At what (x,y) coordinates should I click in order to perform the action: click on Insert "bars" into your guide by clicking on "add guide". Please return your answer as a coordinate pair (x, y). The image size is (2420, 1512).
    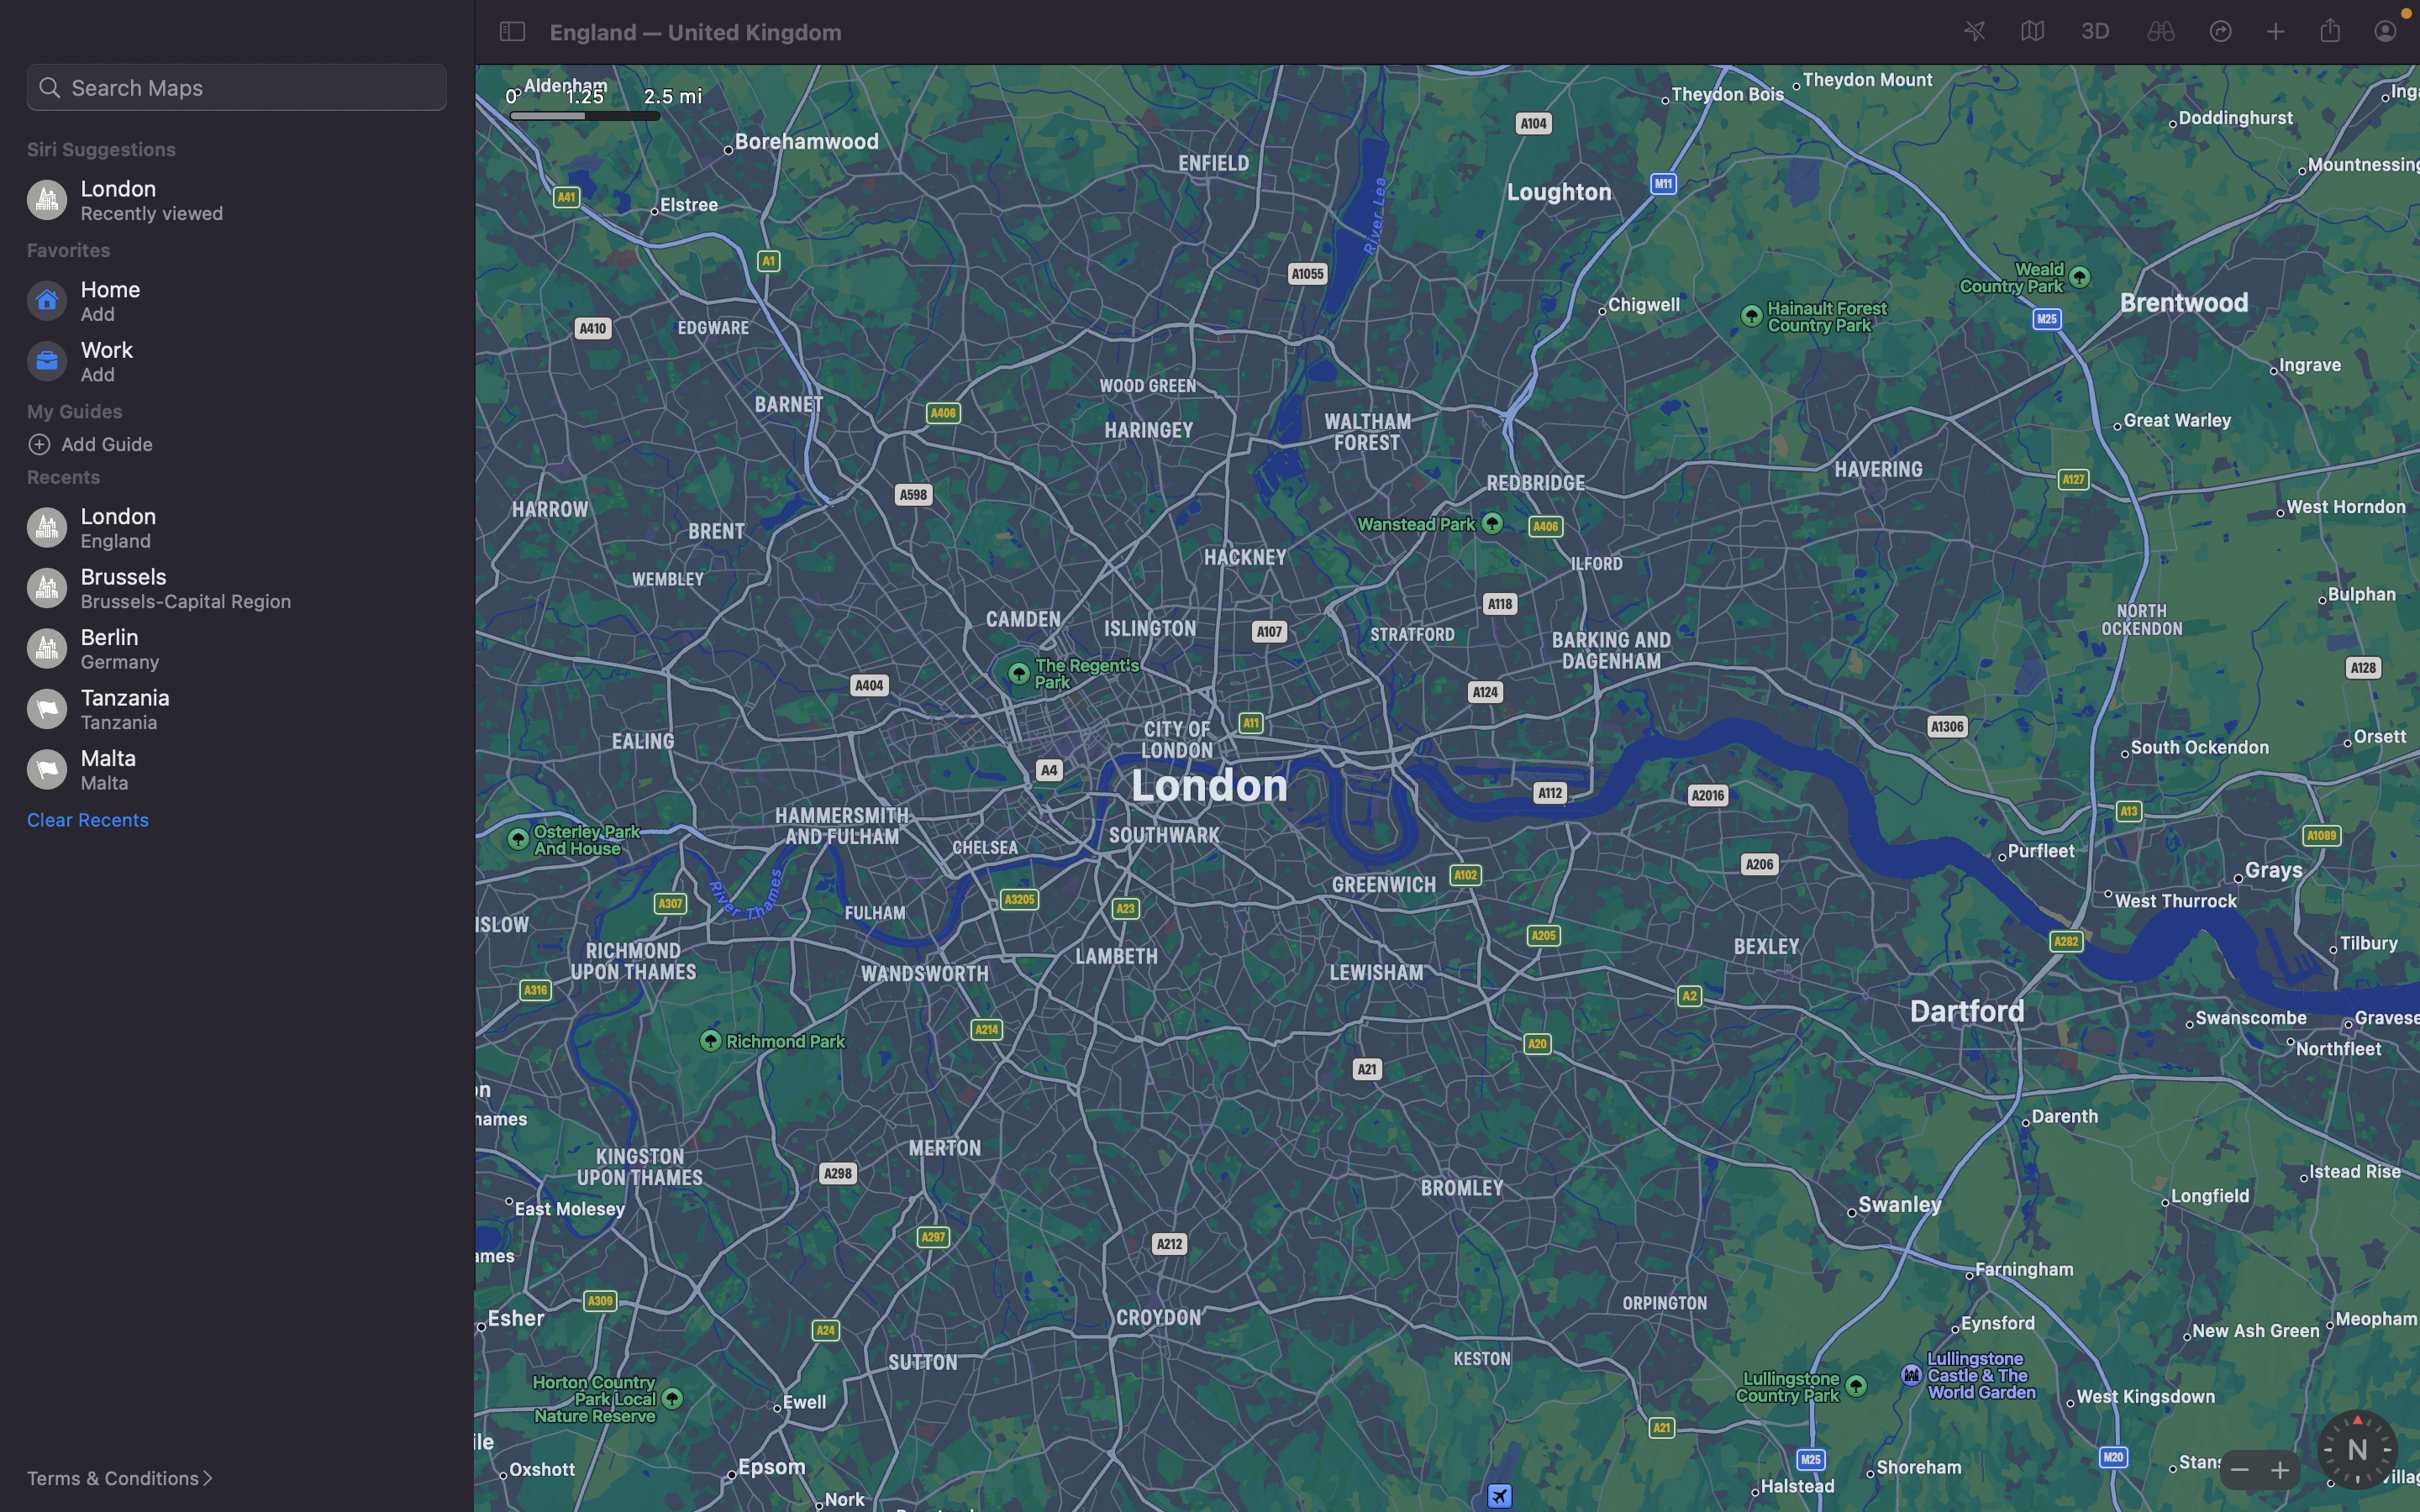
    Looking at the image, I should click on (244, 443).